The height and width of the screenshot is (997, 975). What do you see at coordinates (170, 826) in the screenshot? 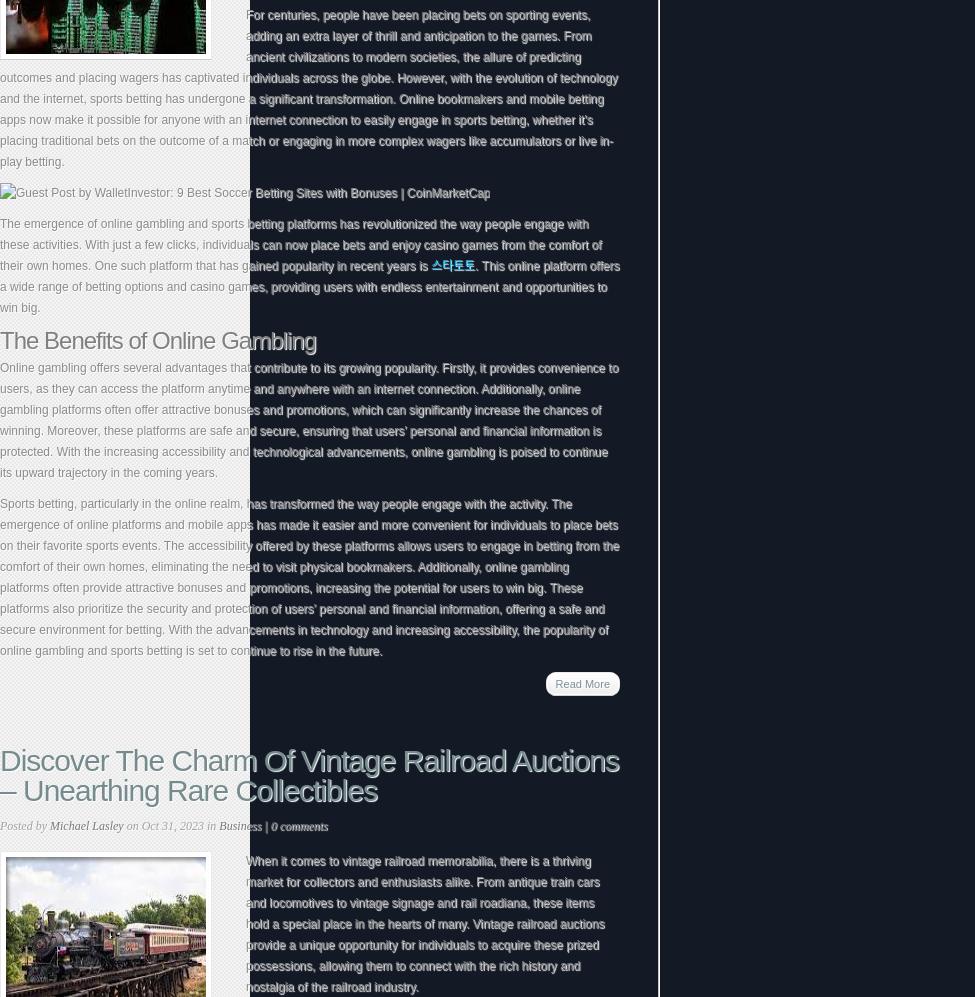
I see `'on Oct 31, 2023 in'` at bounding box center [170, 826].